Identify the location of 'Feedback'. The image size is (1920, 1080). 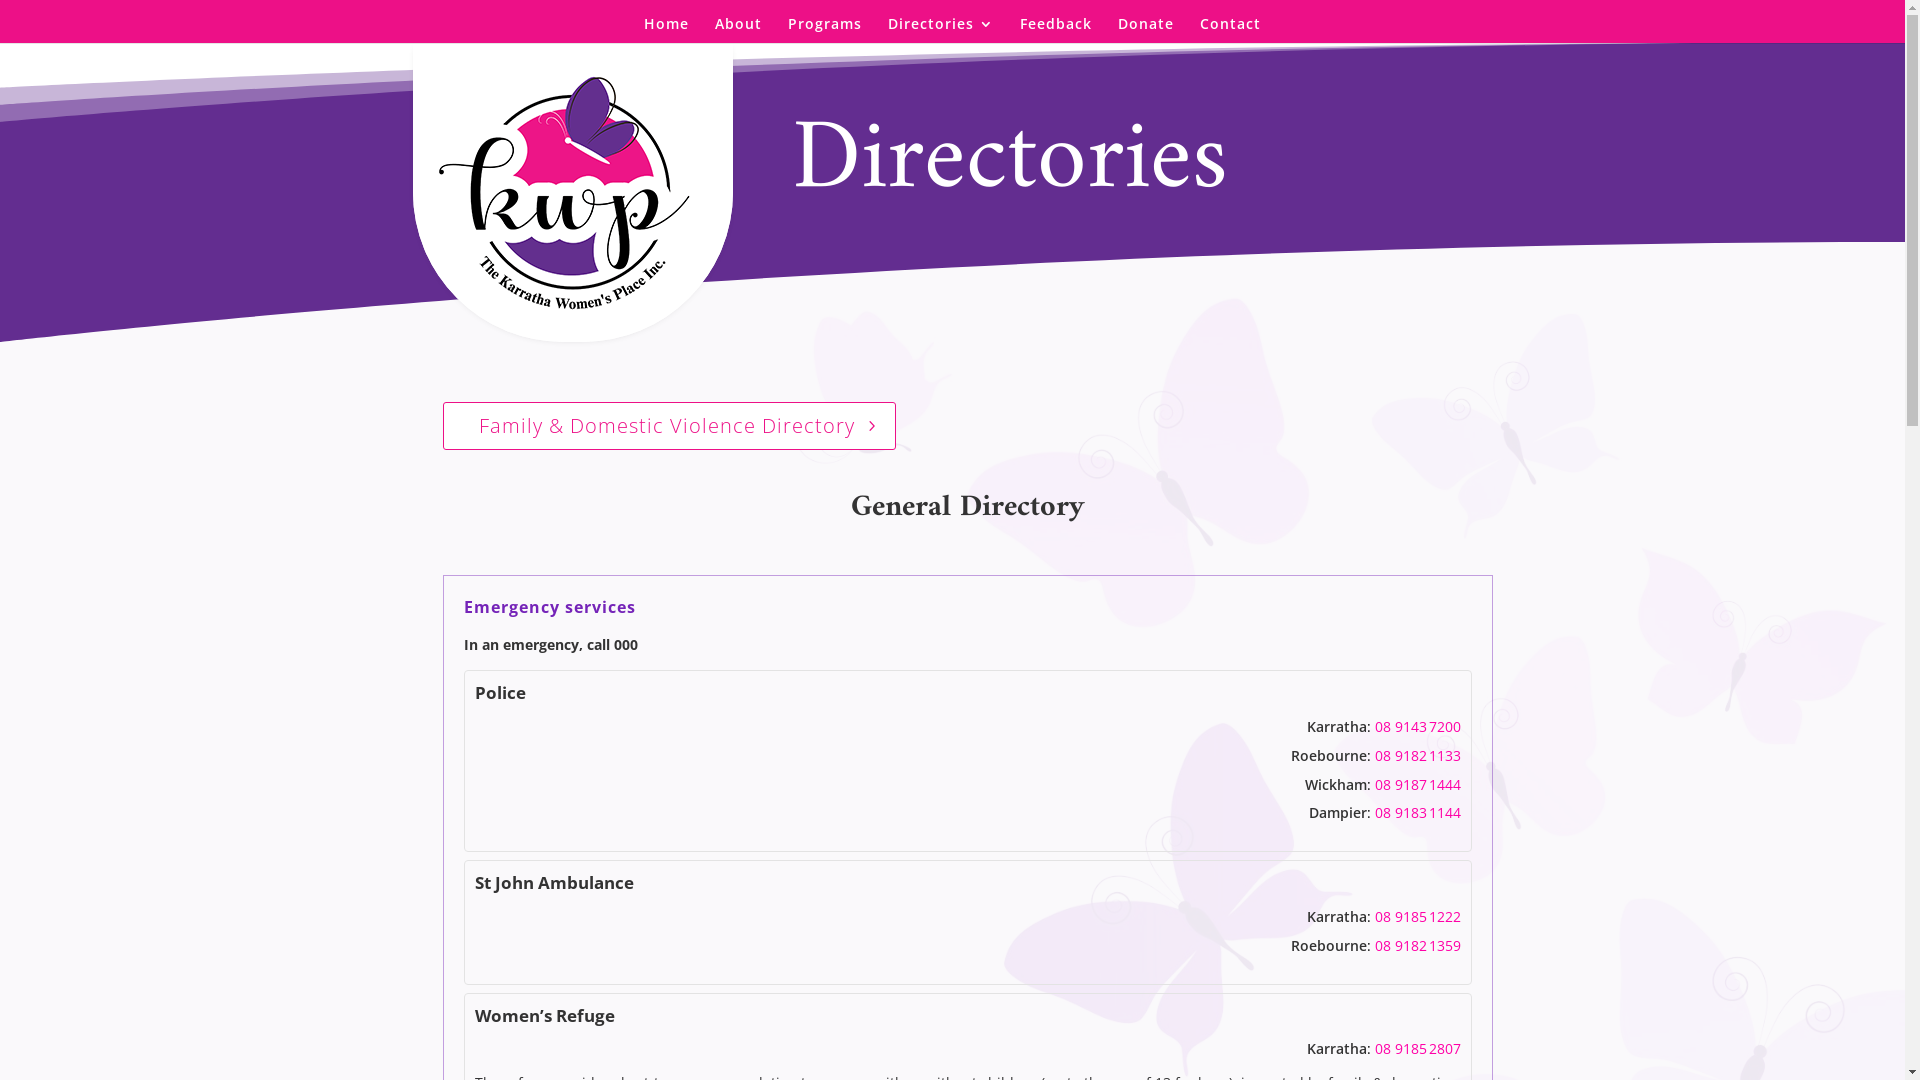
(1019, 30).